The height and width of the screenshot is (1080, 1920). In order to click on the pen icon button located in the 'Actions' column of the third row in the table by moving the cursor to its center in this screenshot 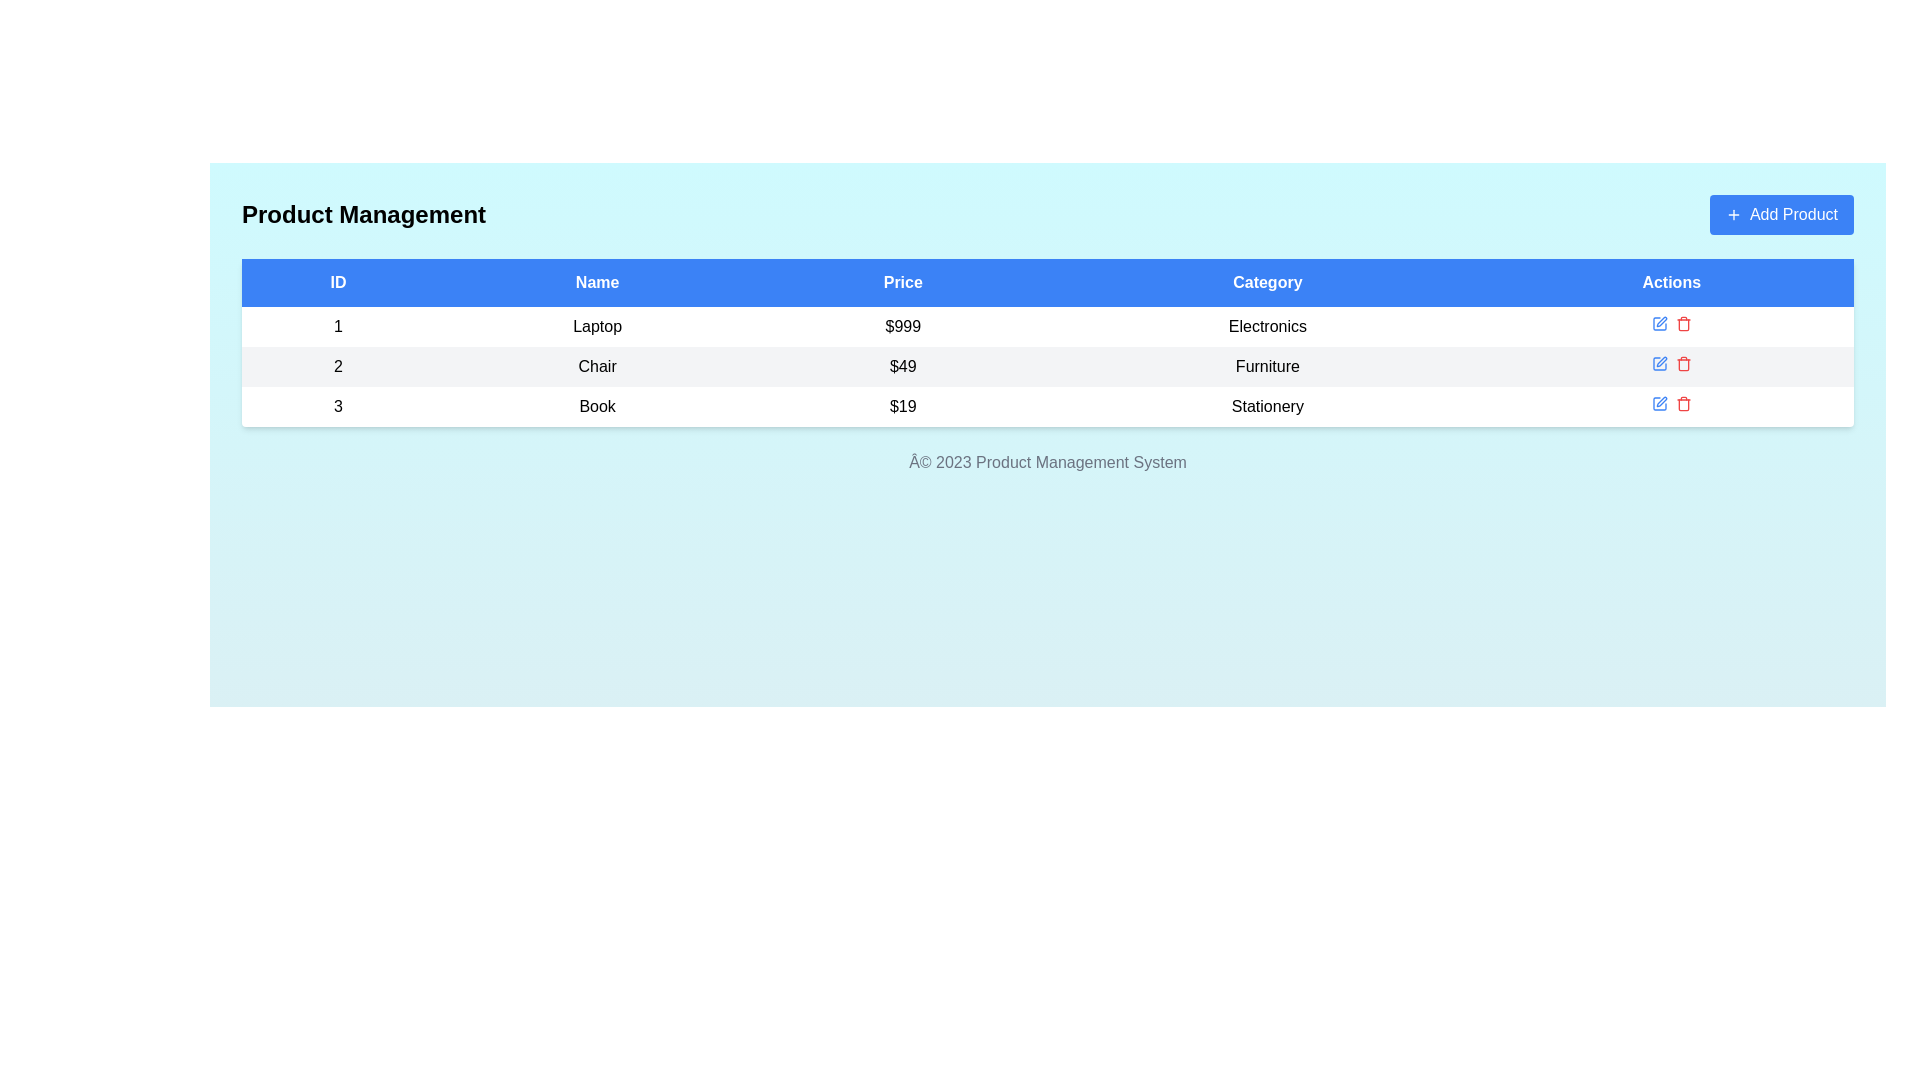, I will do `click(1661, 401)`.